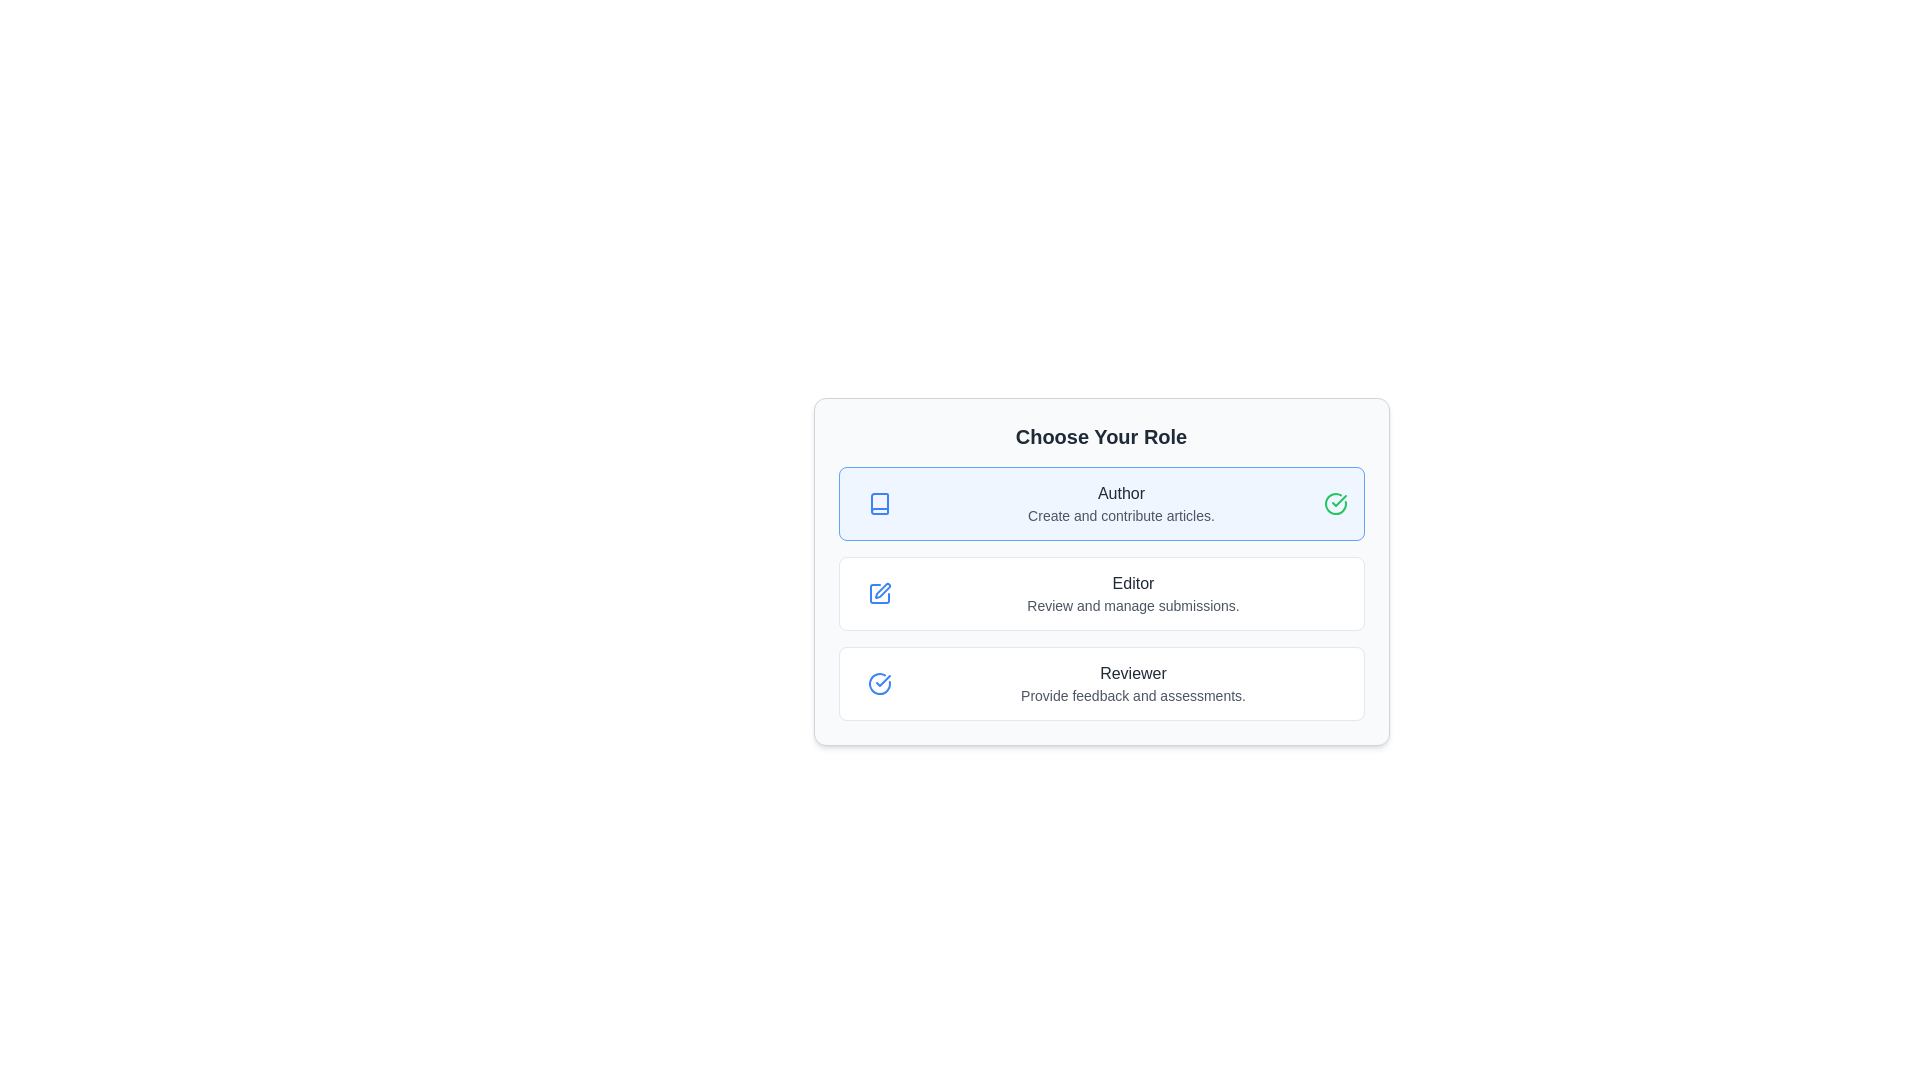 The image size is (1920, 1080). I want to click on the static text block that presents the title 'Author' and description 'Create and contribute articles.' which is the first option in a vertically arranged list of roles, so click(1121, 503).